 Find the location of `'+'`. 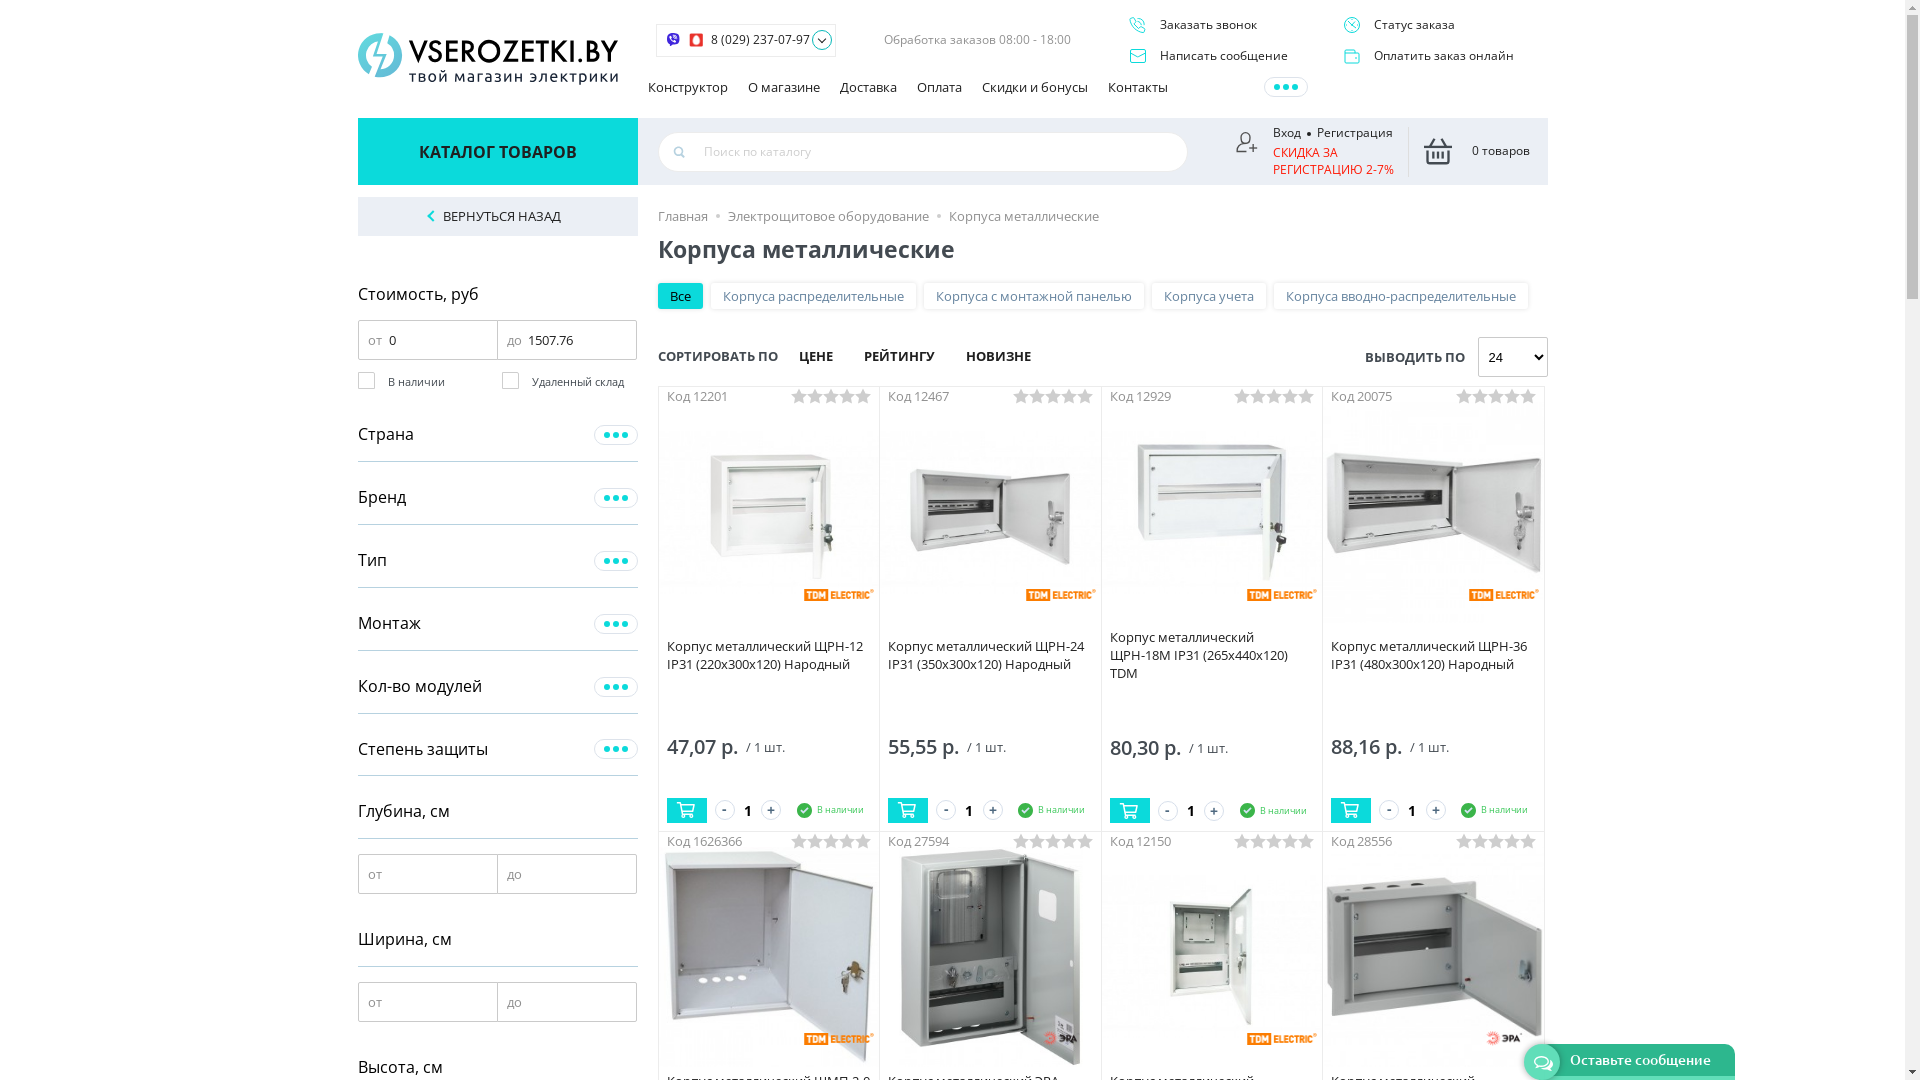

'+' is located at coordinates (1434, 810).